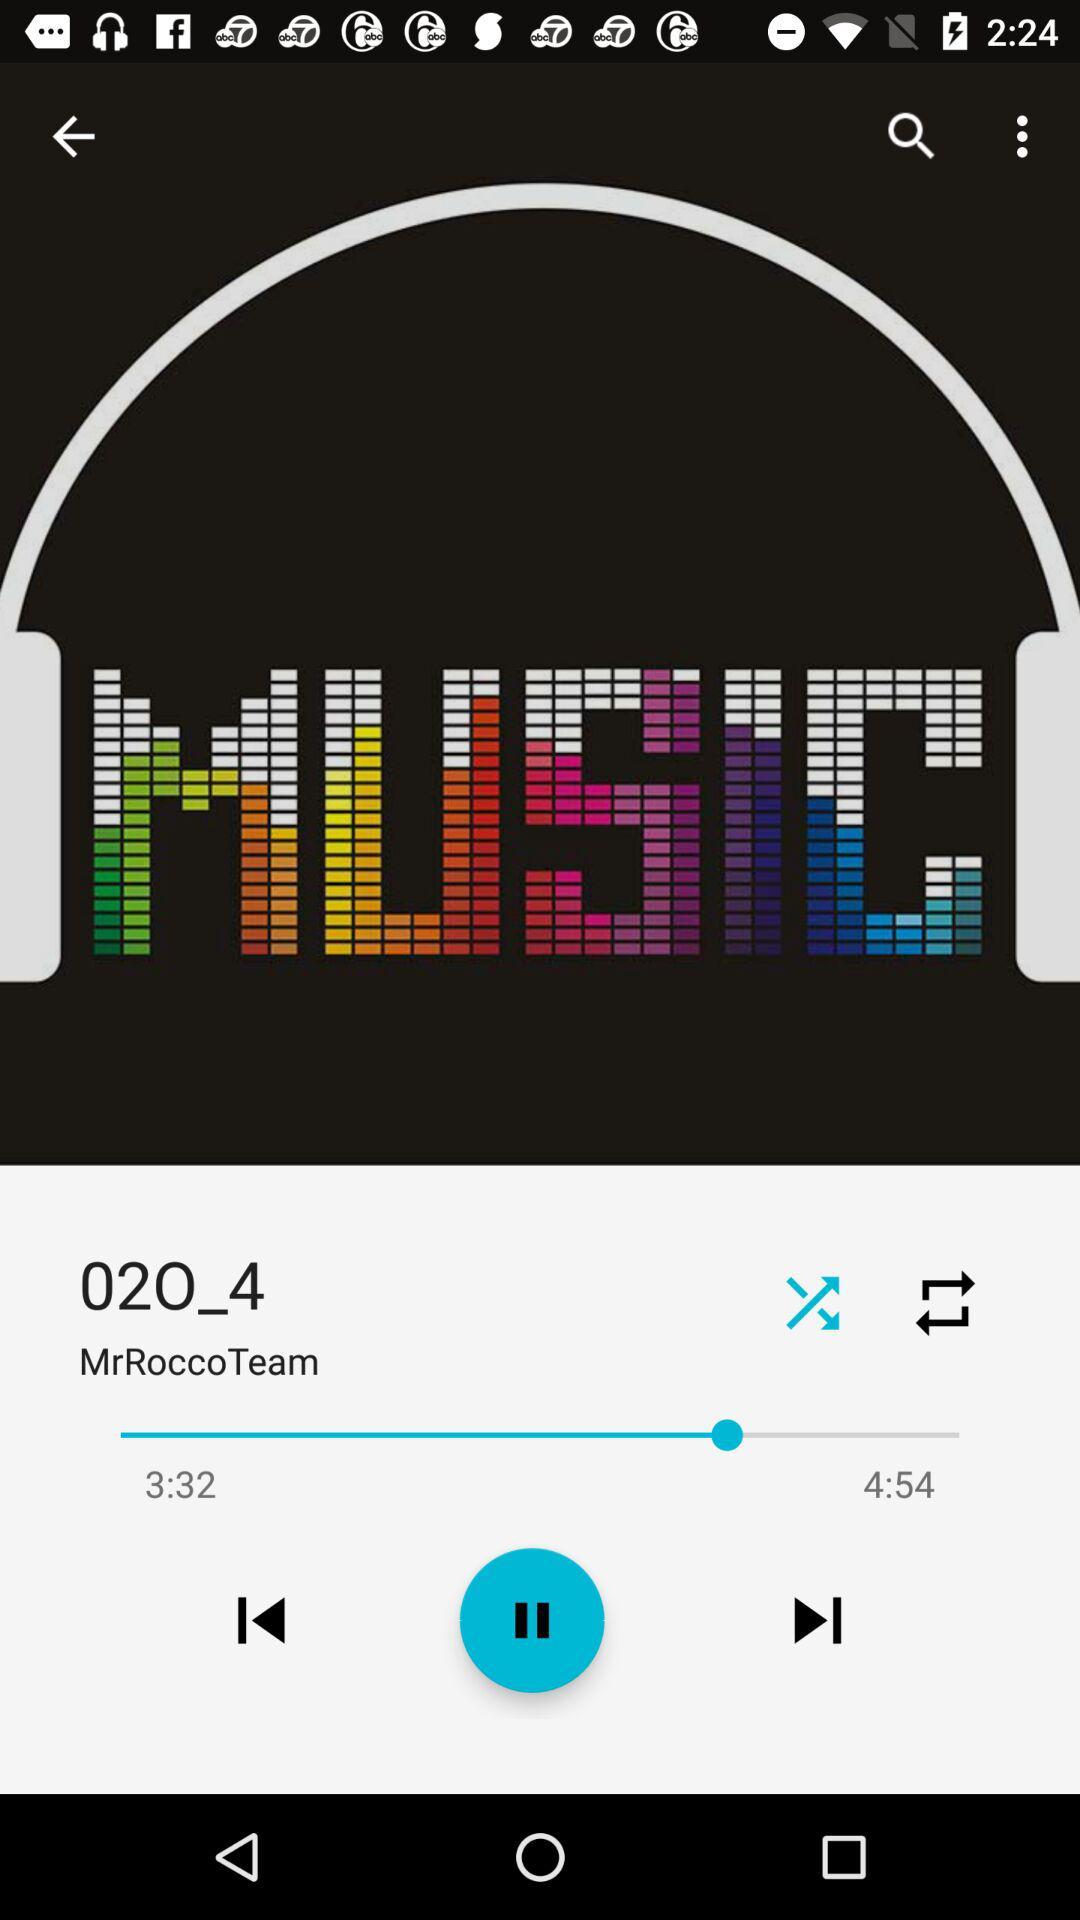  I want to click on the skip_previous icon, so click(260, 1620).